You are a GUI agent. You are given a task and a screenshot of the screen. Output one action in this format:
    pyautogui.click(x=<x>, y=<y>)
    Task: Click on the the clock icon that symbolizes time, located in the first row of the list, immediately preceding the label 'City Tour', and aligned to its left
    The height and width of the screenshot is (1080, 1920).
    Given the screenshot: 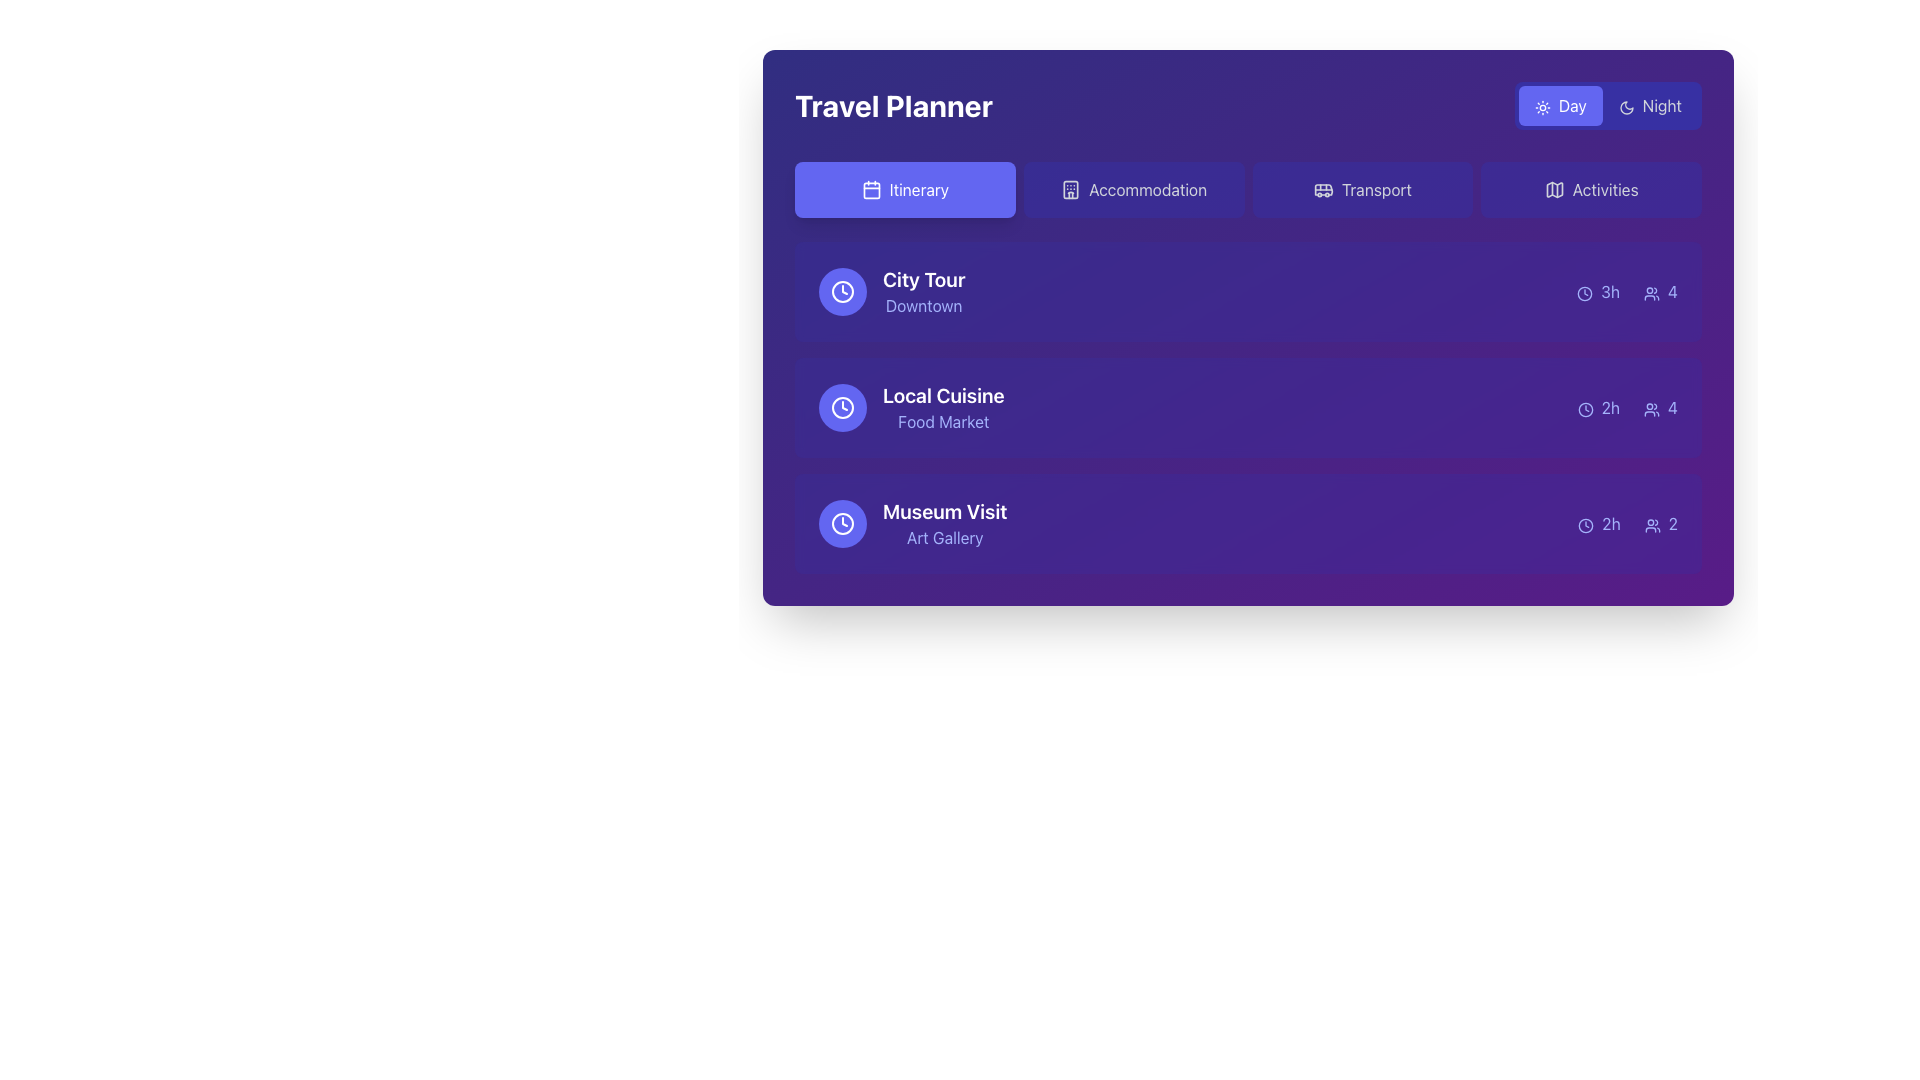 What is the action you would take?
    pyautogui.click(x=843, y=292)
    